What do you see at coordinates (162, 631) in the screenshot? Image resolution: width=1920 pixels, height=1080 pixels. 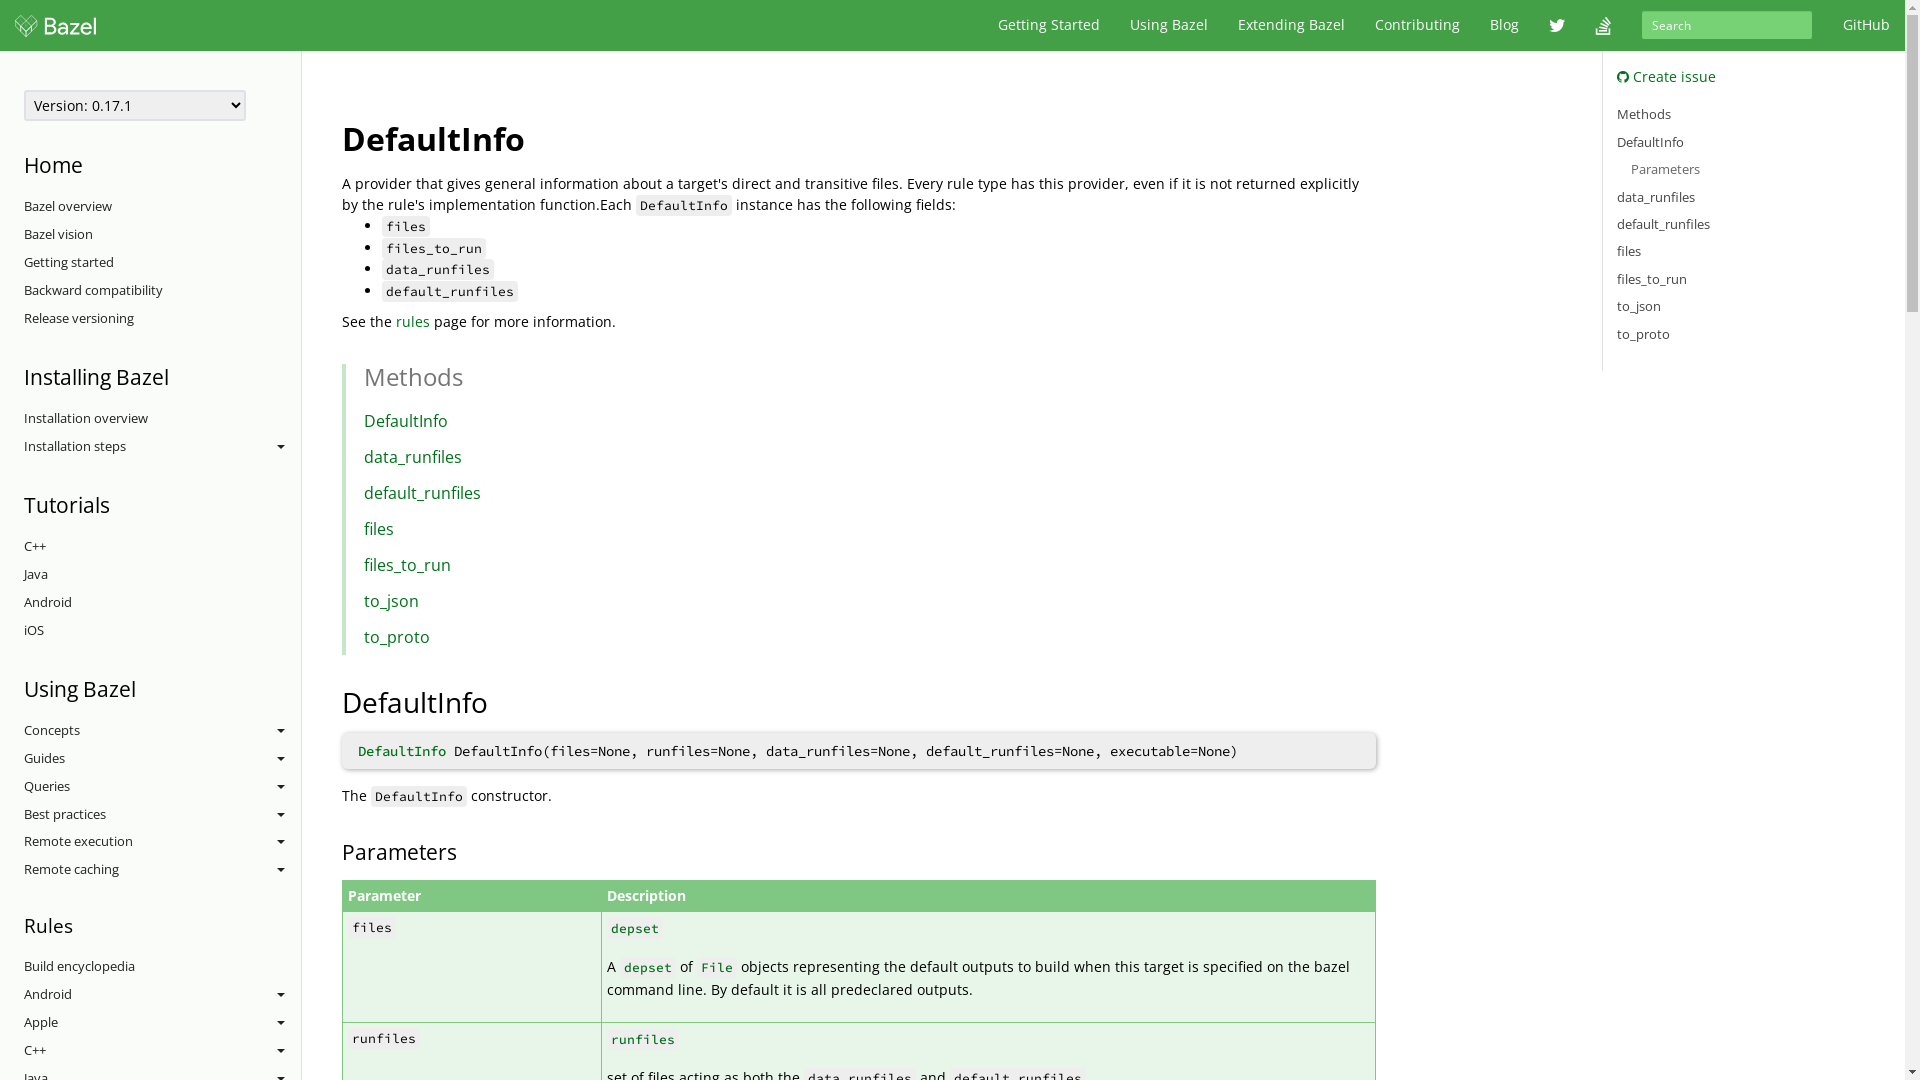 I see `'iOS'` at bounding box center [162, 631].